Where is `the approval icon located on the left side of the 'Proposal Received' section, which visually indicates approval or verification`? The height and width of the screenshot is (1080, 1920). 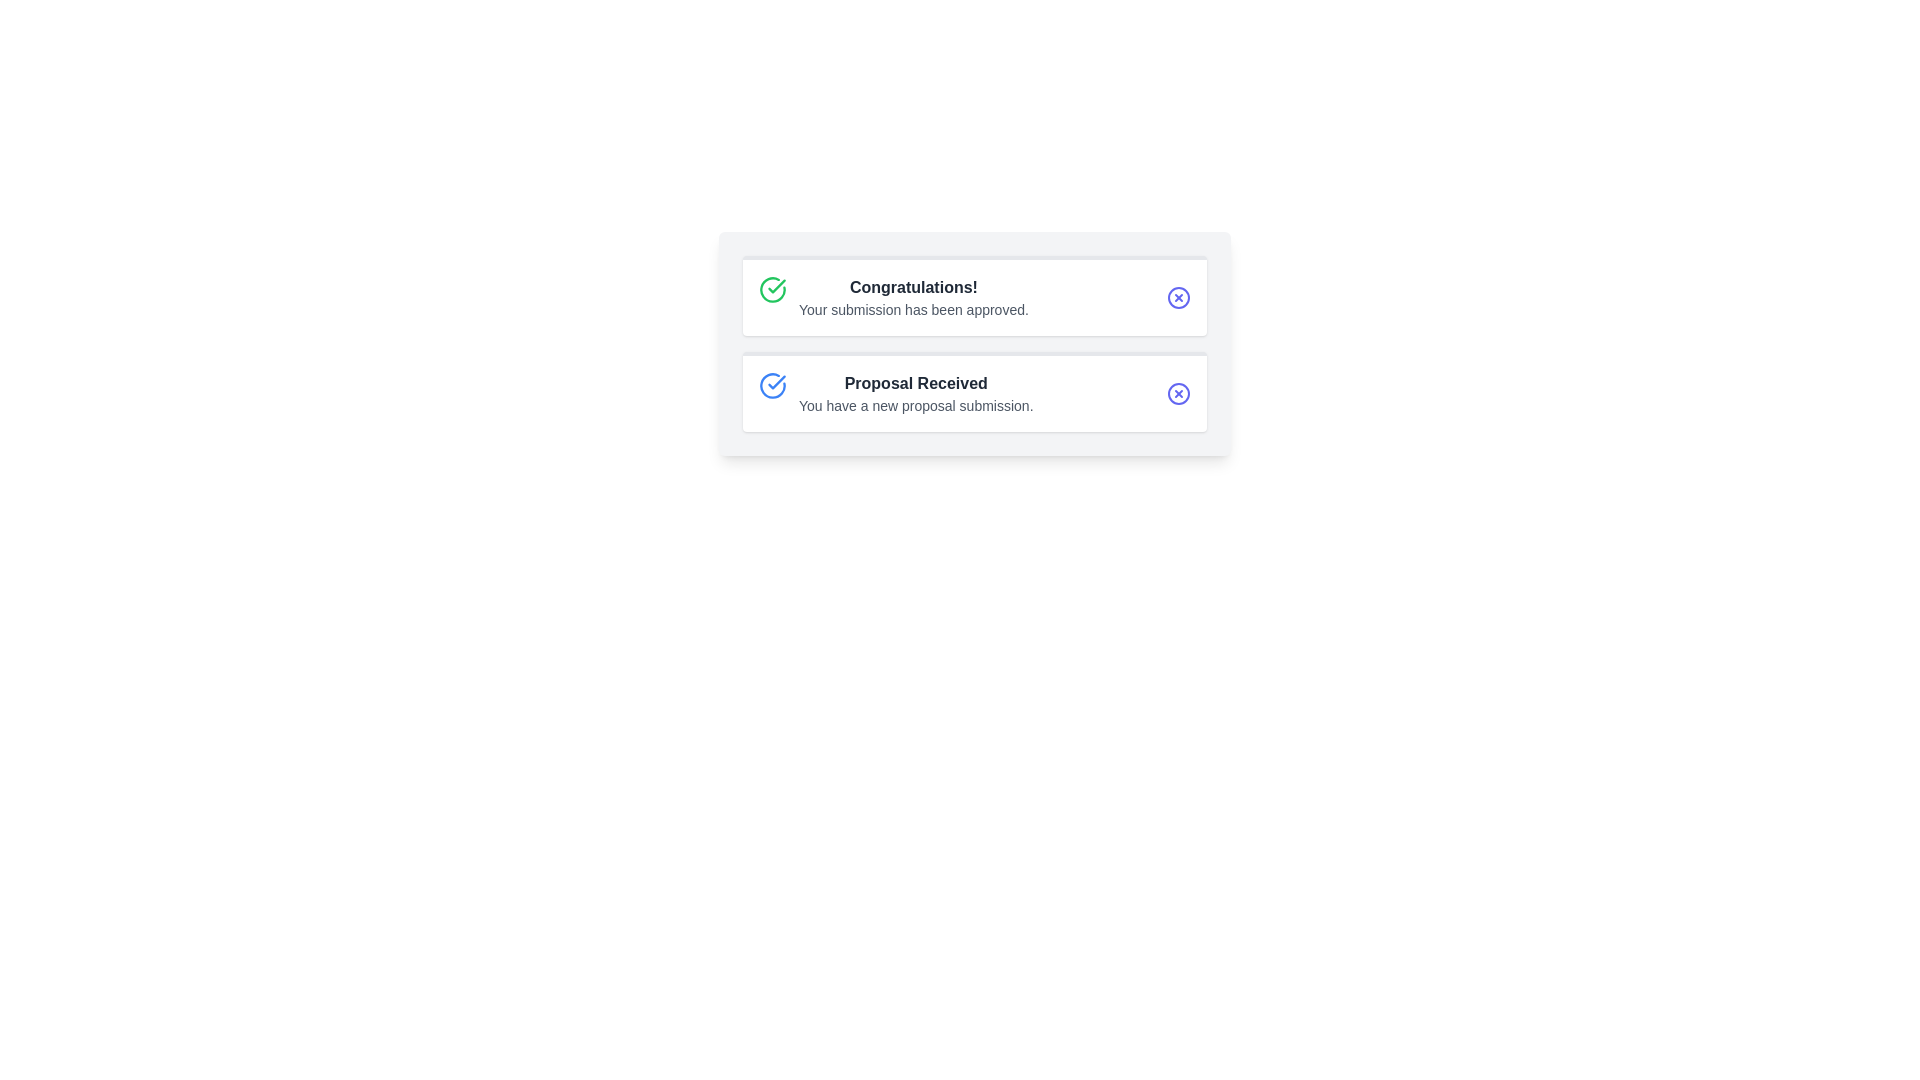
the approval icon located on the left side of the 'Proposal Received' section, which visually indicates approval or verification is located at coordinates (771, 385).